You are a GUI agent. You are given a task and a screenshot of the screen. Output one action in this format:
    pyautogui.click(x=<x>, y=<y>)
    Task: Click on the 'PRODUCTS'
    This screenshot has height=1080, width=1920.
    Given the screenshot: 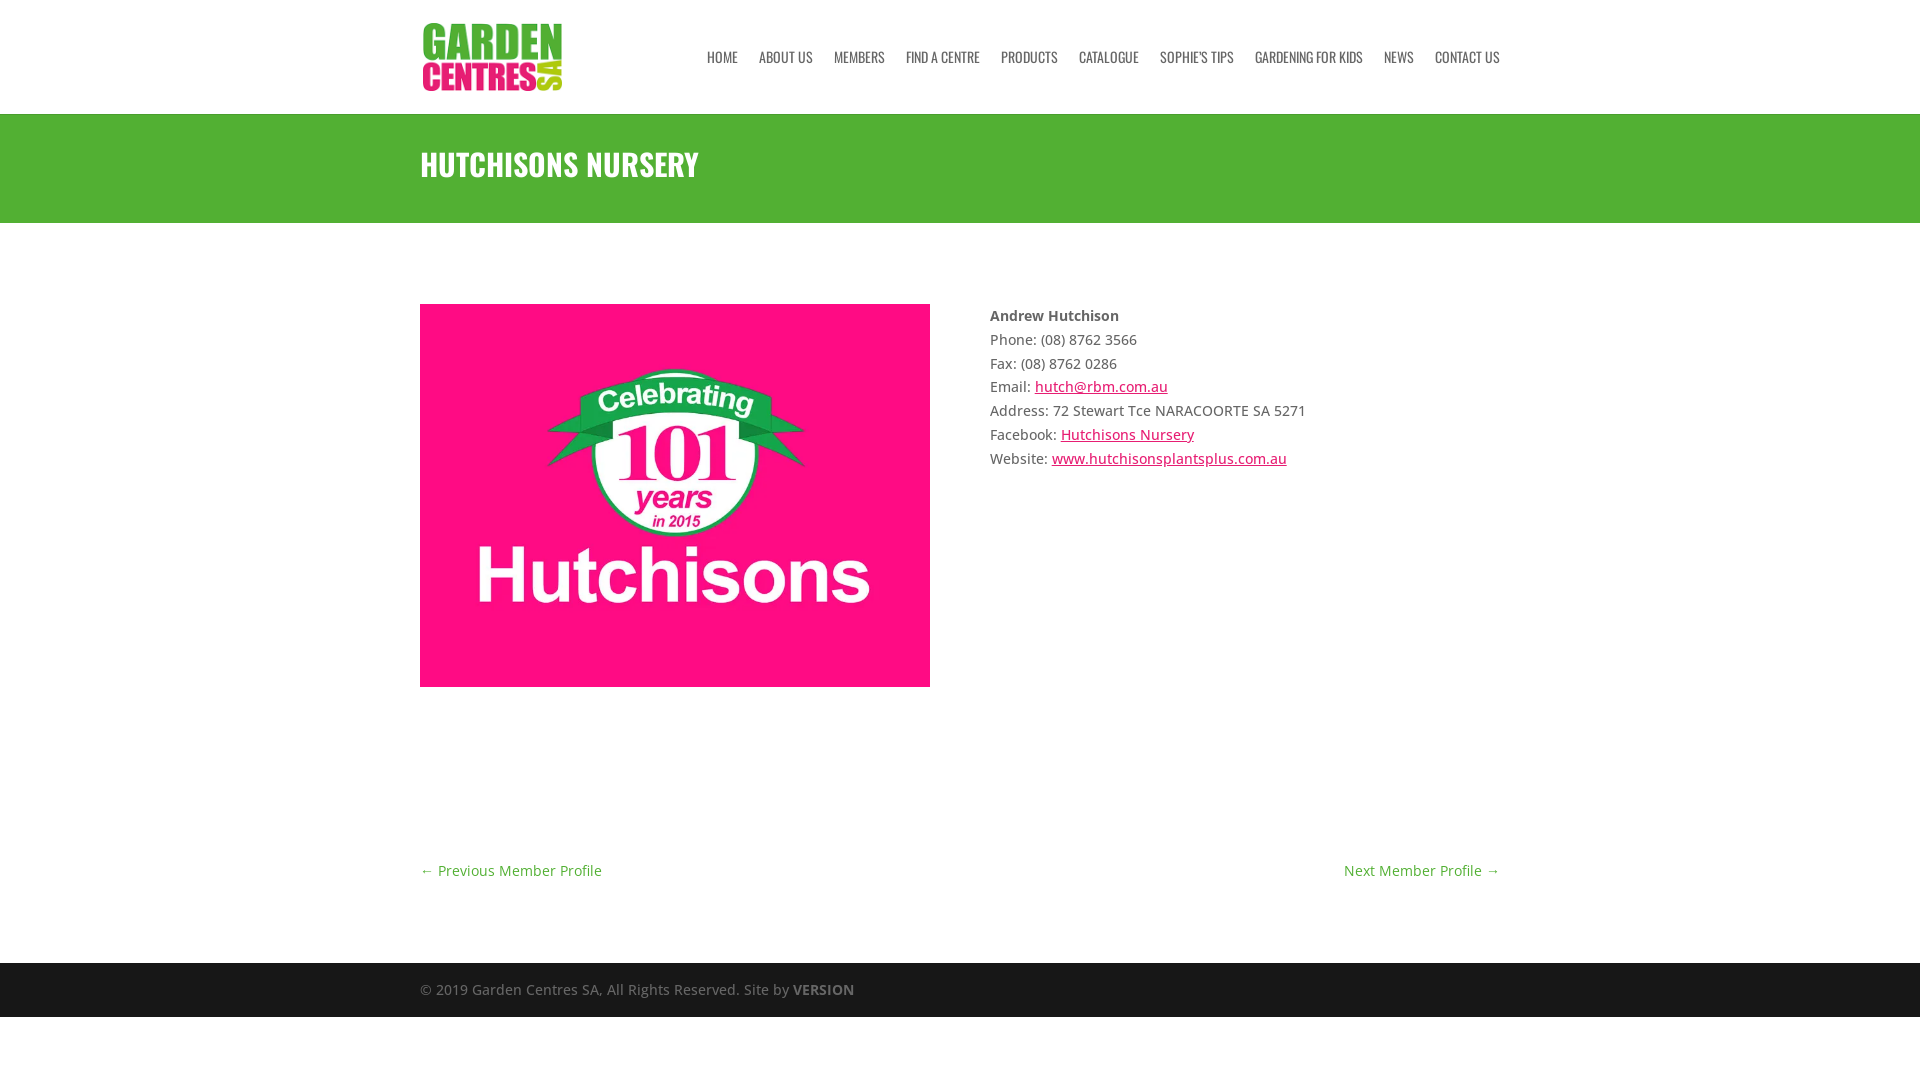 What is the action you would take?
    pyautogui.click(x=1029, y=80)
    